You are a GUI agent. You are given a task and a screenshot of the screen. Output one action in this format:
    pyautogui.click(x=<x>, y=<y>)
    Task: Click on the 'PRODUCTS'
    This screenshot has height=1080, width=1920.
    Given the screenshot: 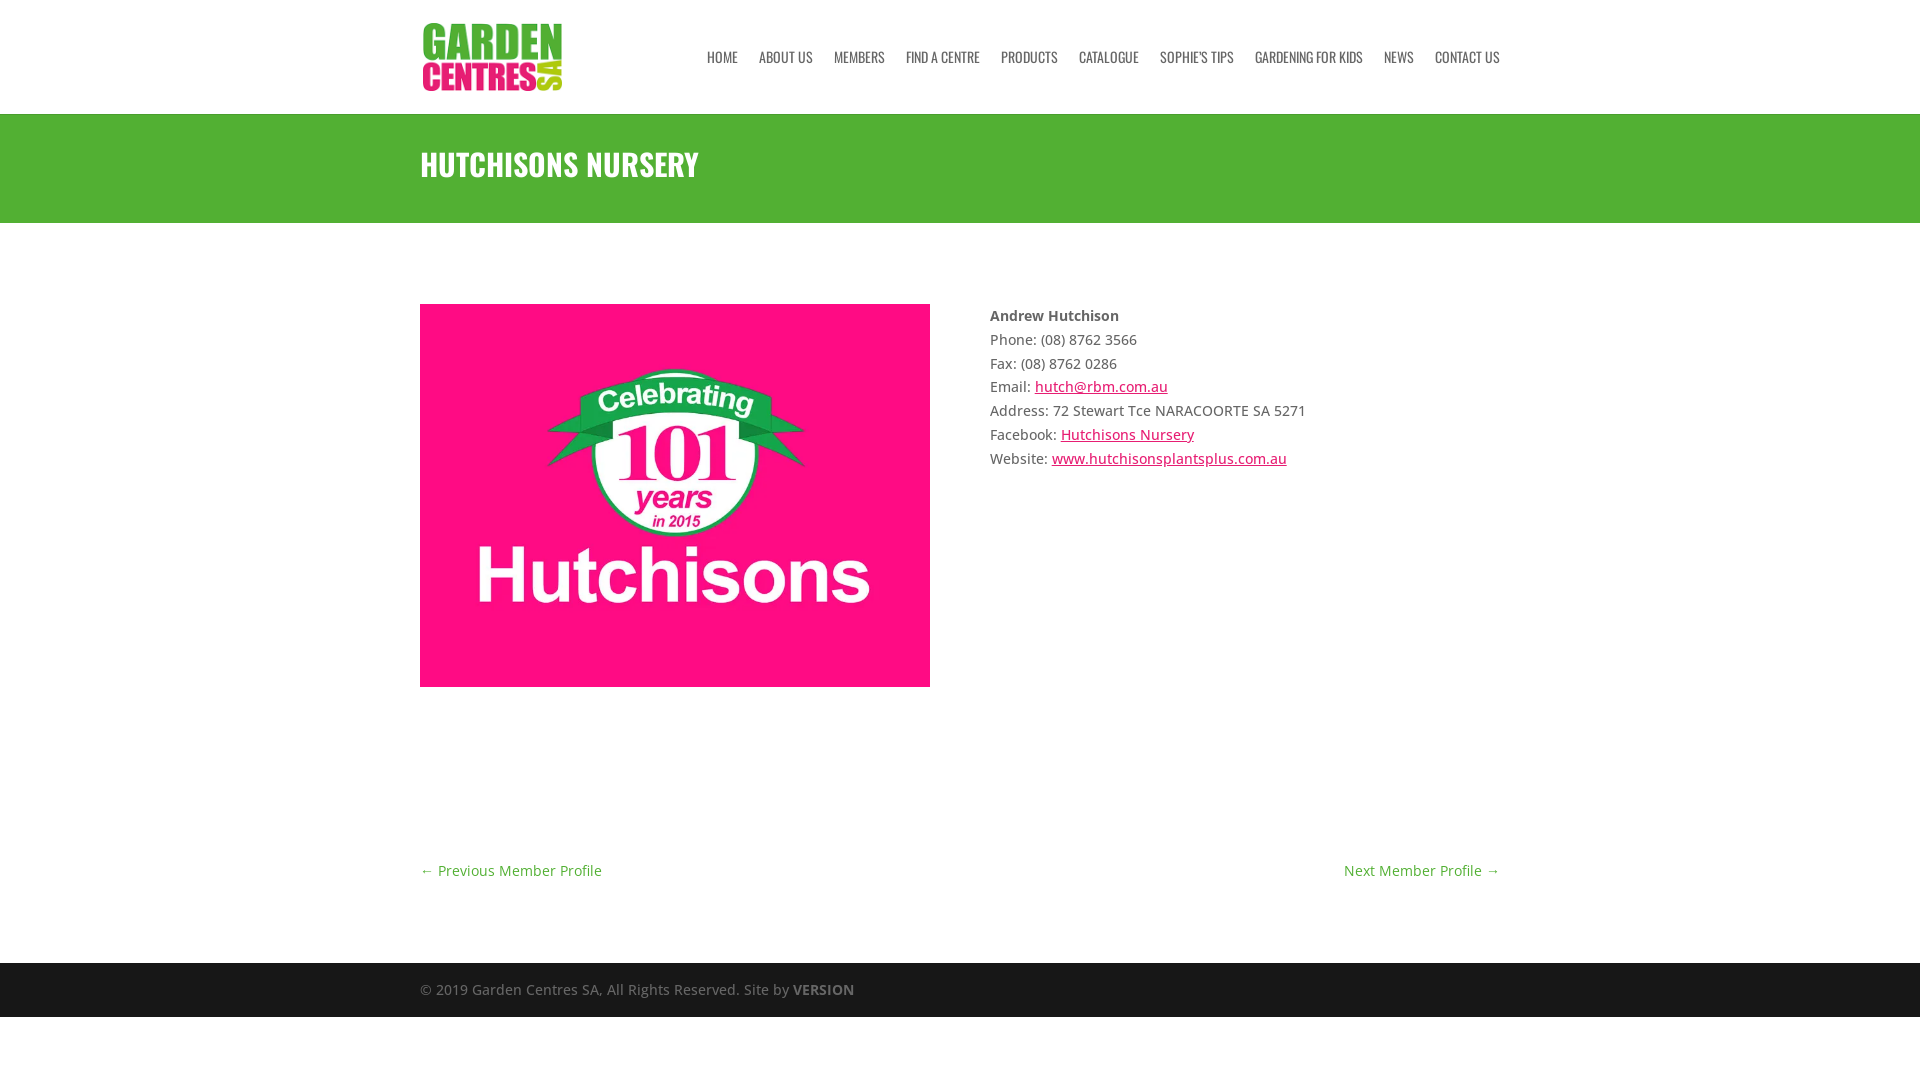 What is the action you would take?
    pyautogui.click(x=1029, y=80)
    